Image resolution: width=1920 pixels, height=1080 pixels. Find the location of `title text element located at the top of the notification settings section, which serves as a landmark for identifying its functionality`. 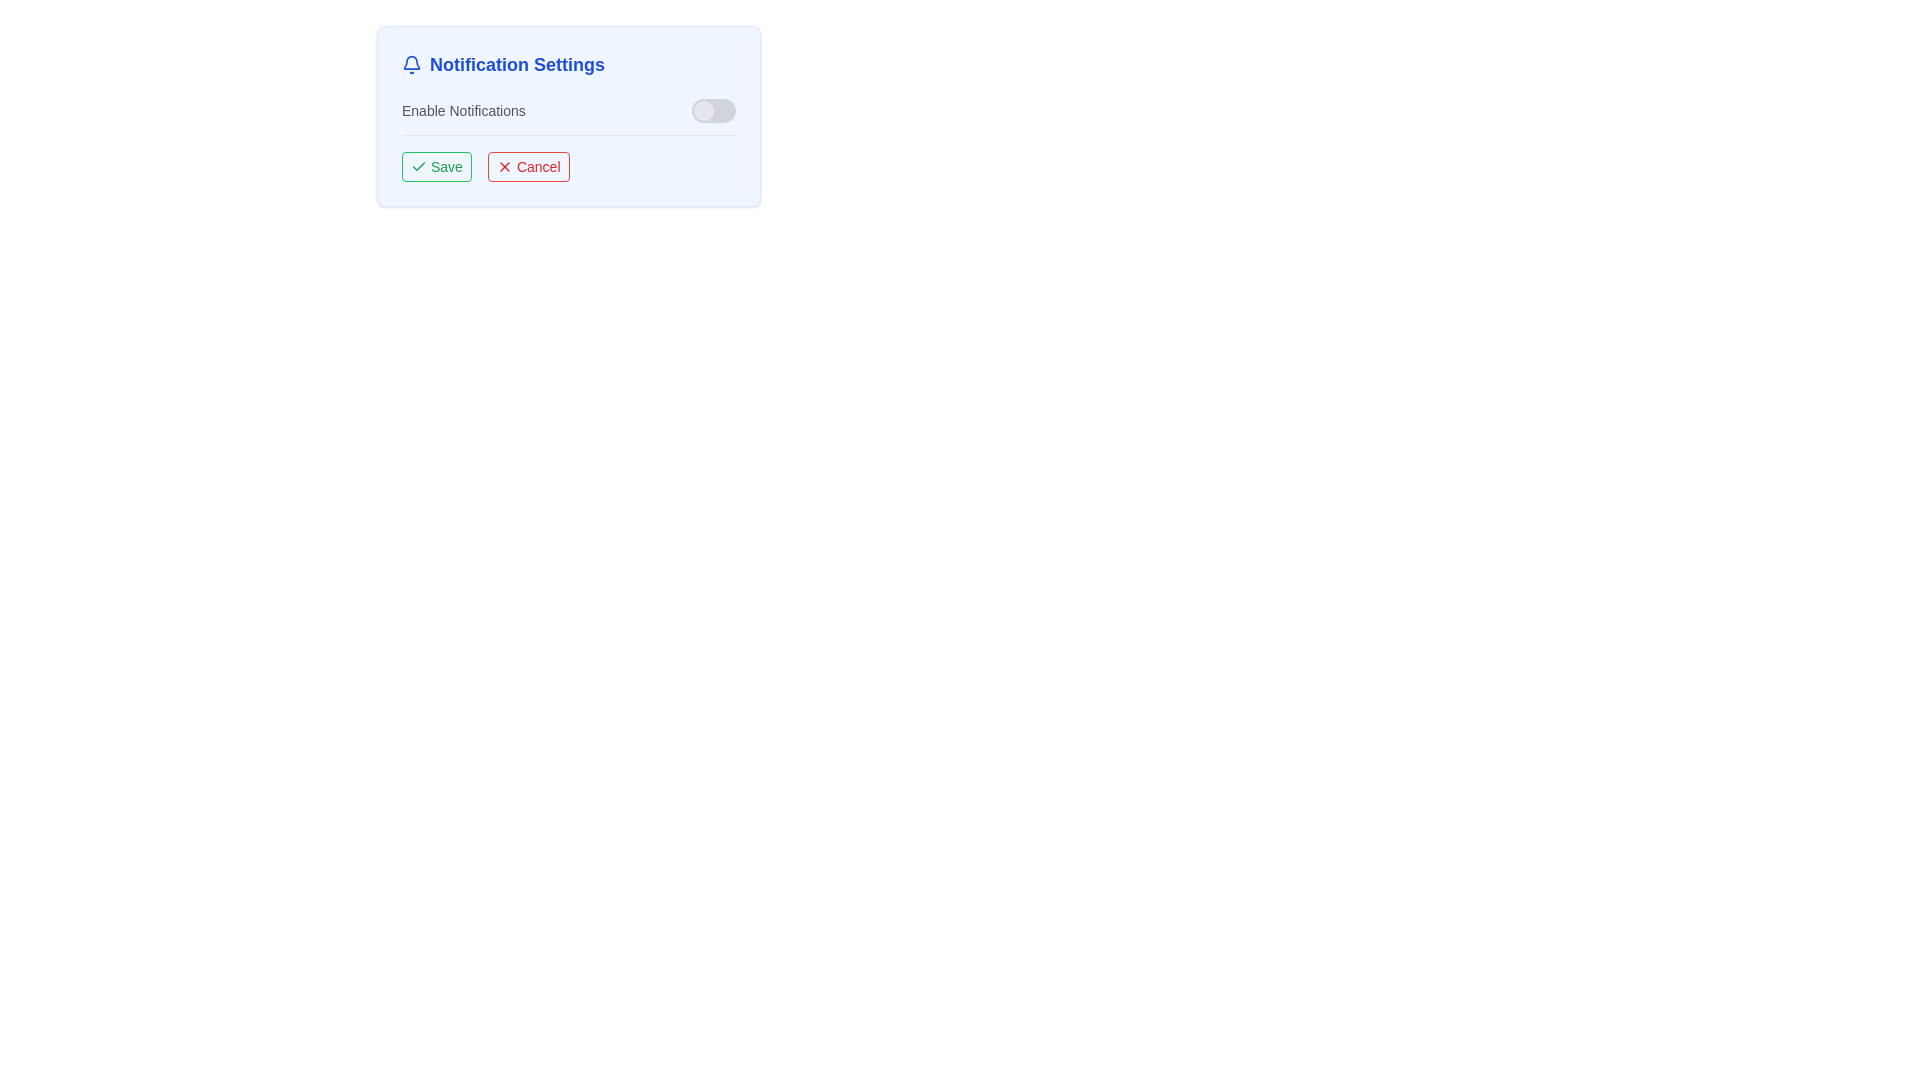

title text element located at the top of the notification settings section, which serves as a landmark for identifying its functionality is located at coordinates (568, 64).